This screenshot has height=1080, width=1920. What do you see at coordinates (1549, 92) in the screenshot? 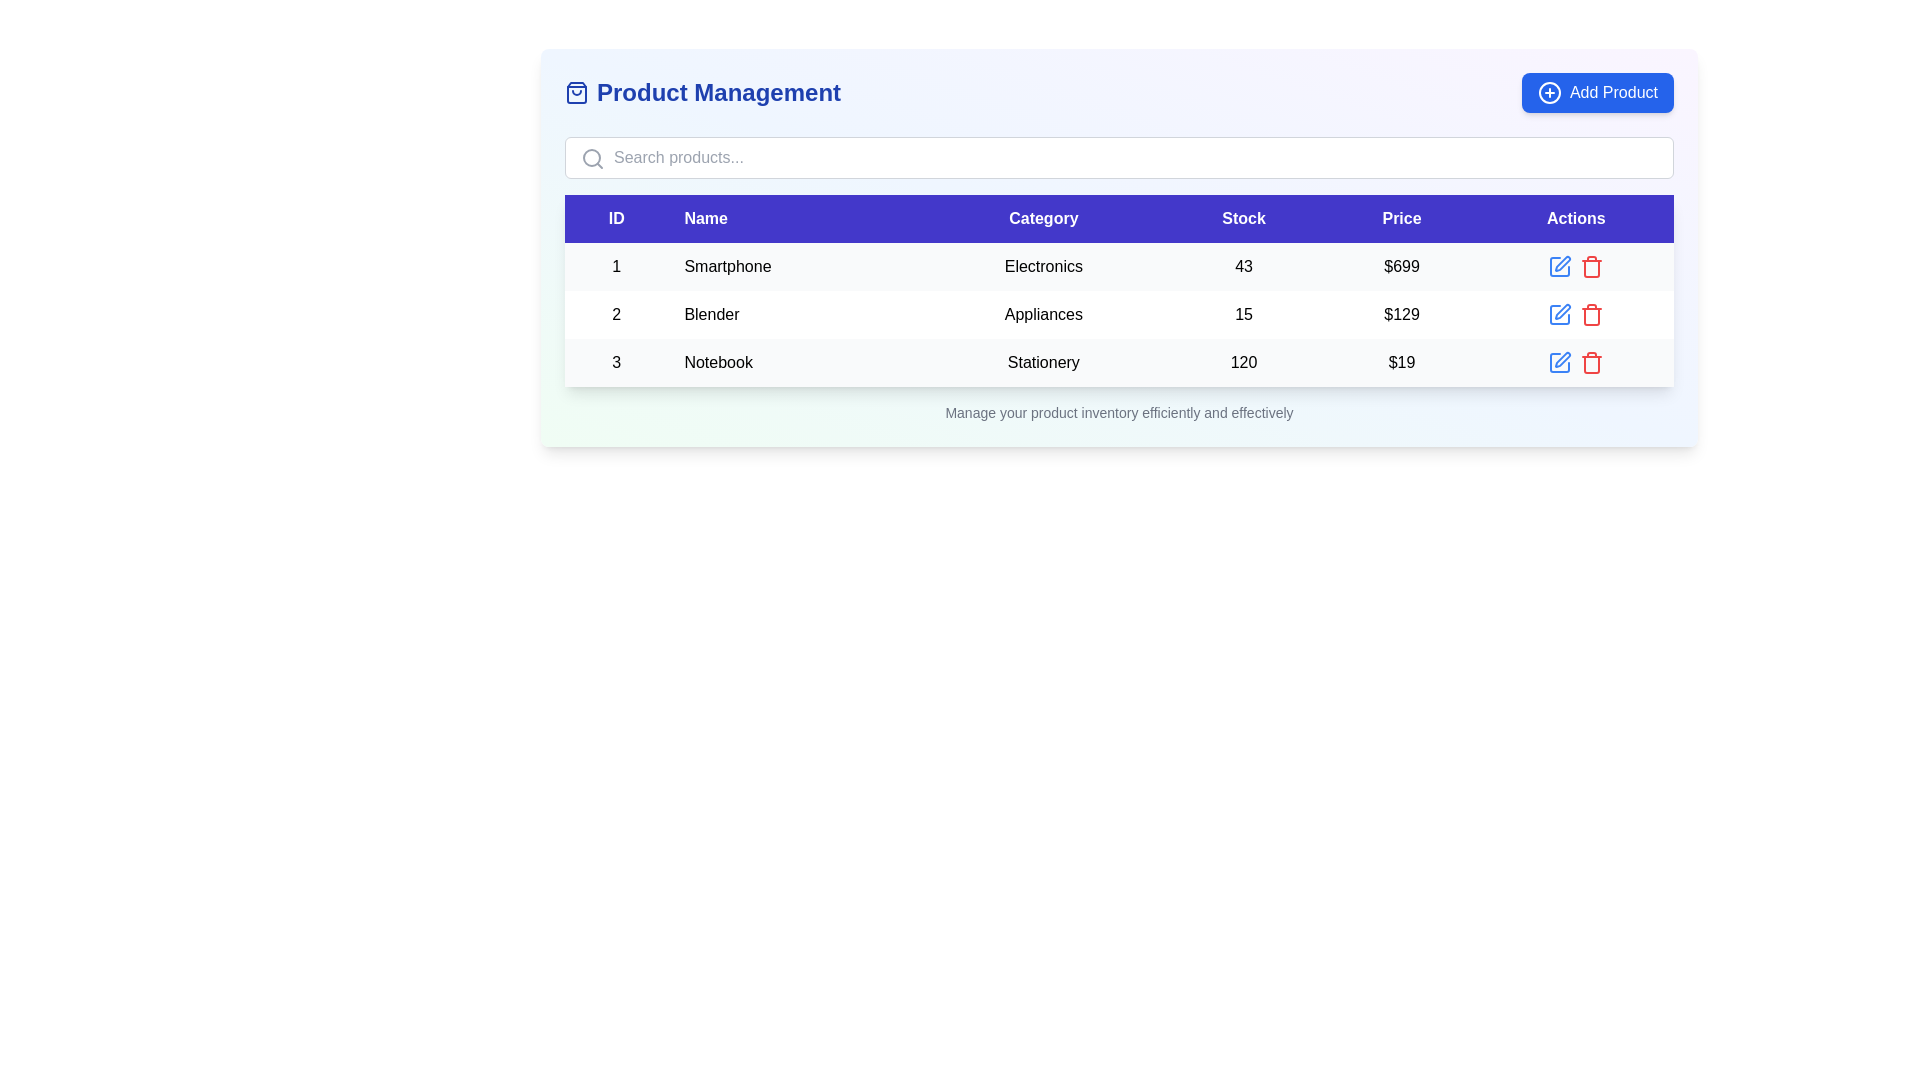
I see `the circular outline of the '+' icon in the 'Add Product' button located at the top-right corner of the layout` at bounding box center [1549, 92].